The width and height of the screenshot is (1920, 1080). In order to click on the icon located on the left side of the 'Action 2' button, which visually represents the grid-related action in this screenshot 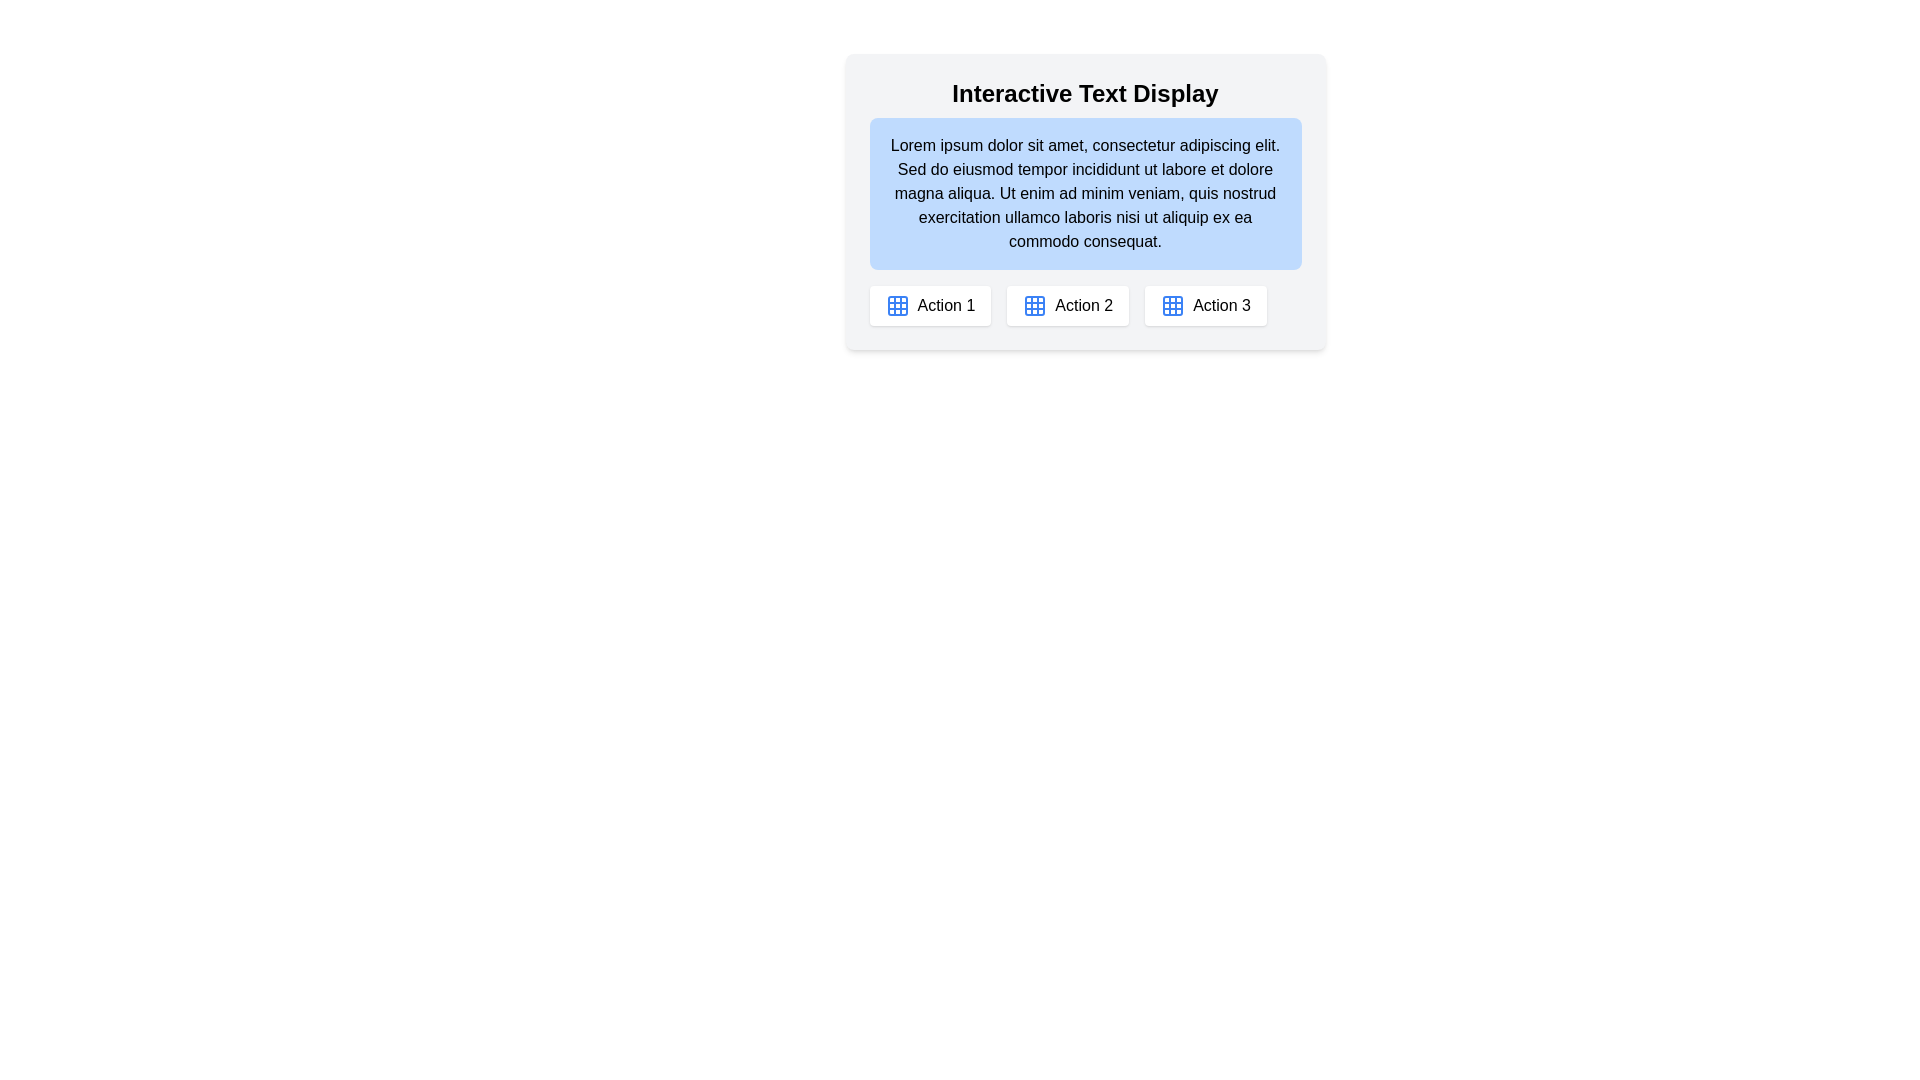, I will do `click(1035, 305)`.